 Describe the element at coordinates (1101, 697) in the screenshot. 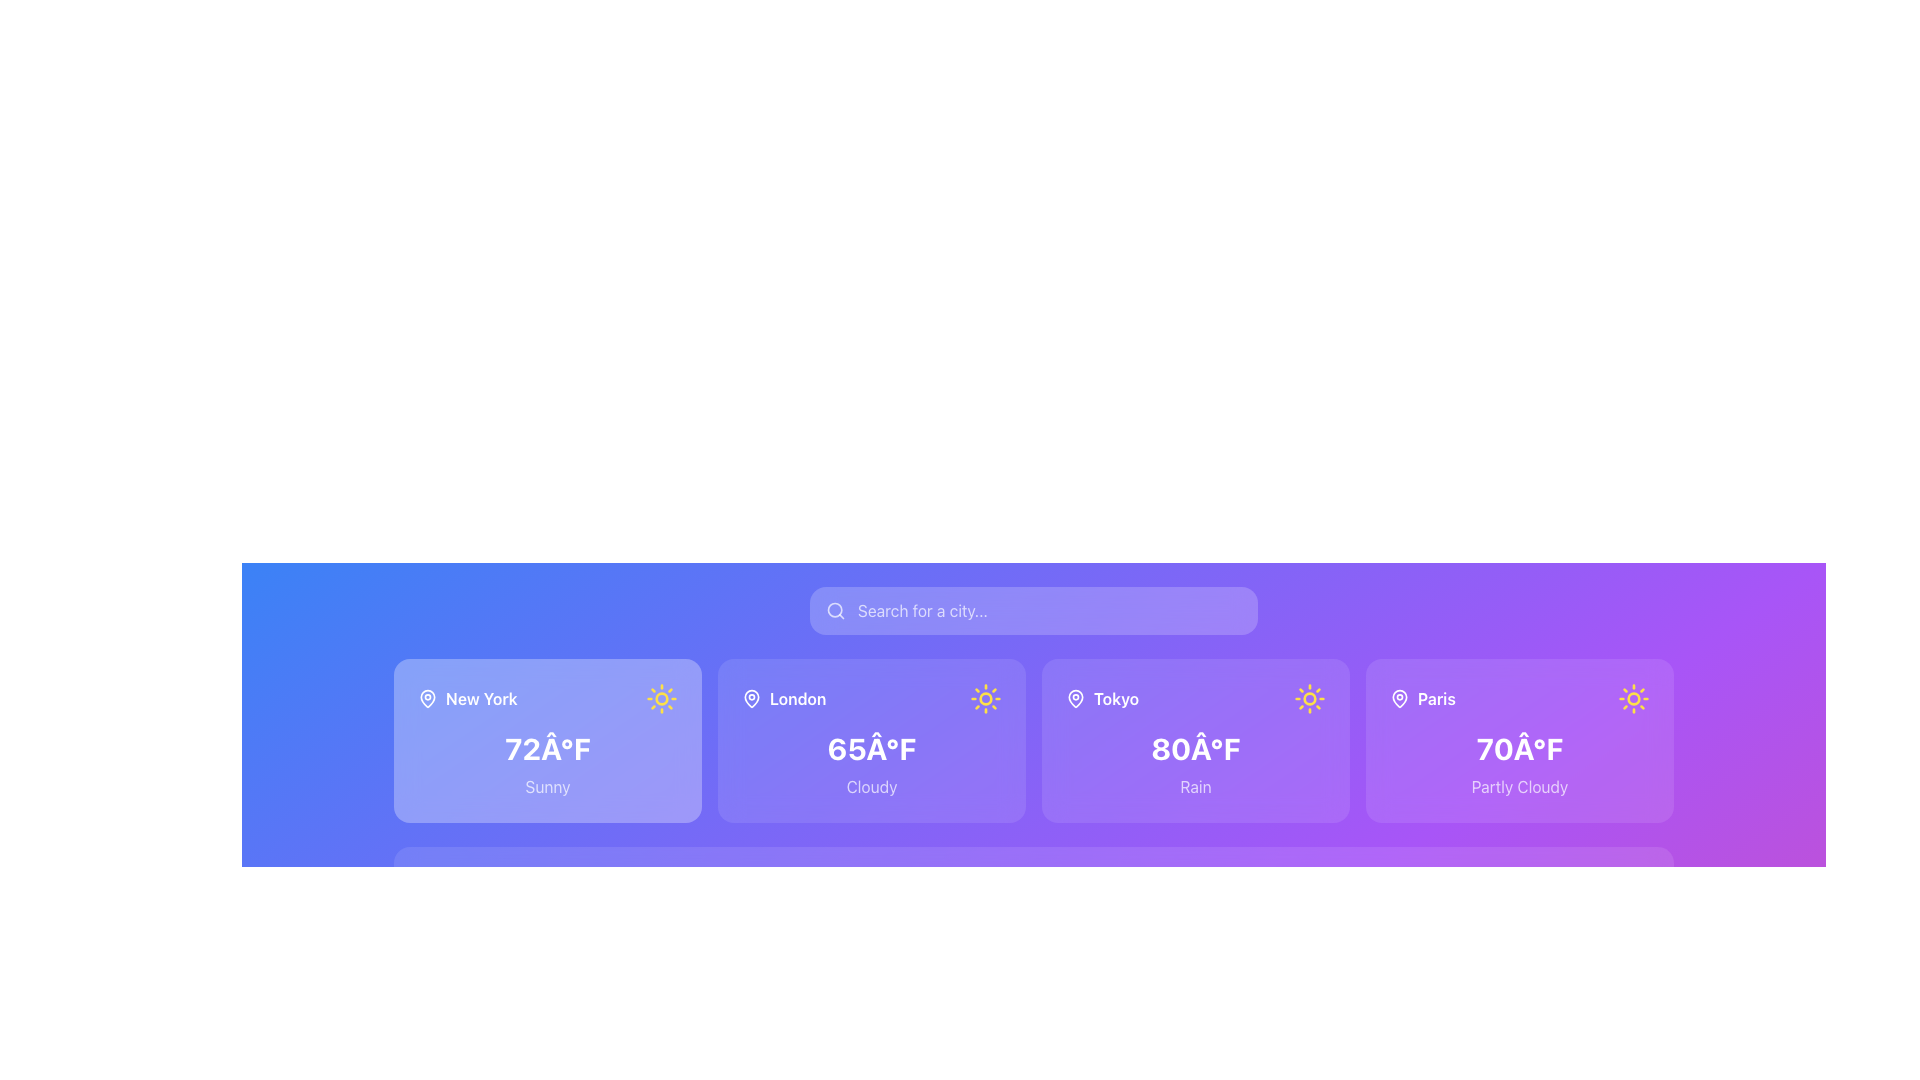

I see `the text label displaying 'Tokyo', which is styled in bold, white font and is located in the center of a card-like structure` at that location.